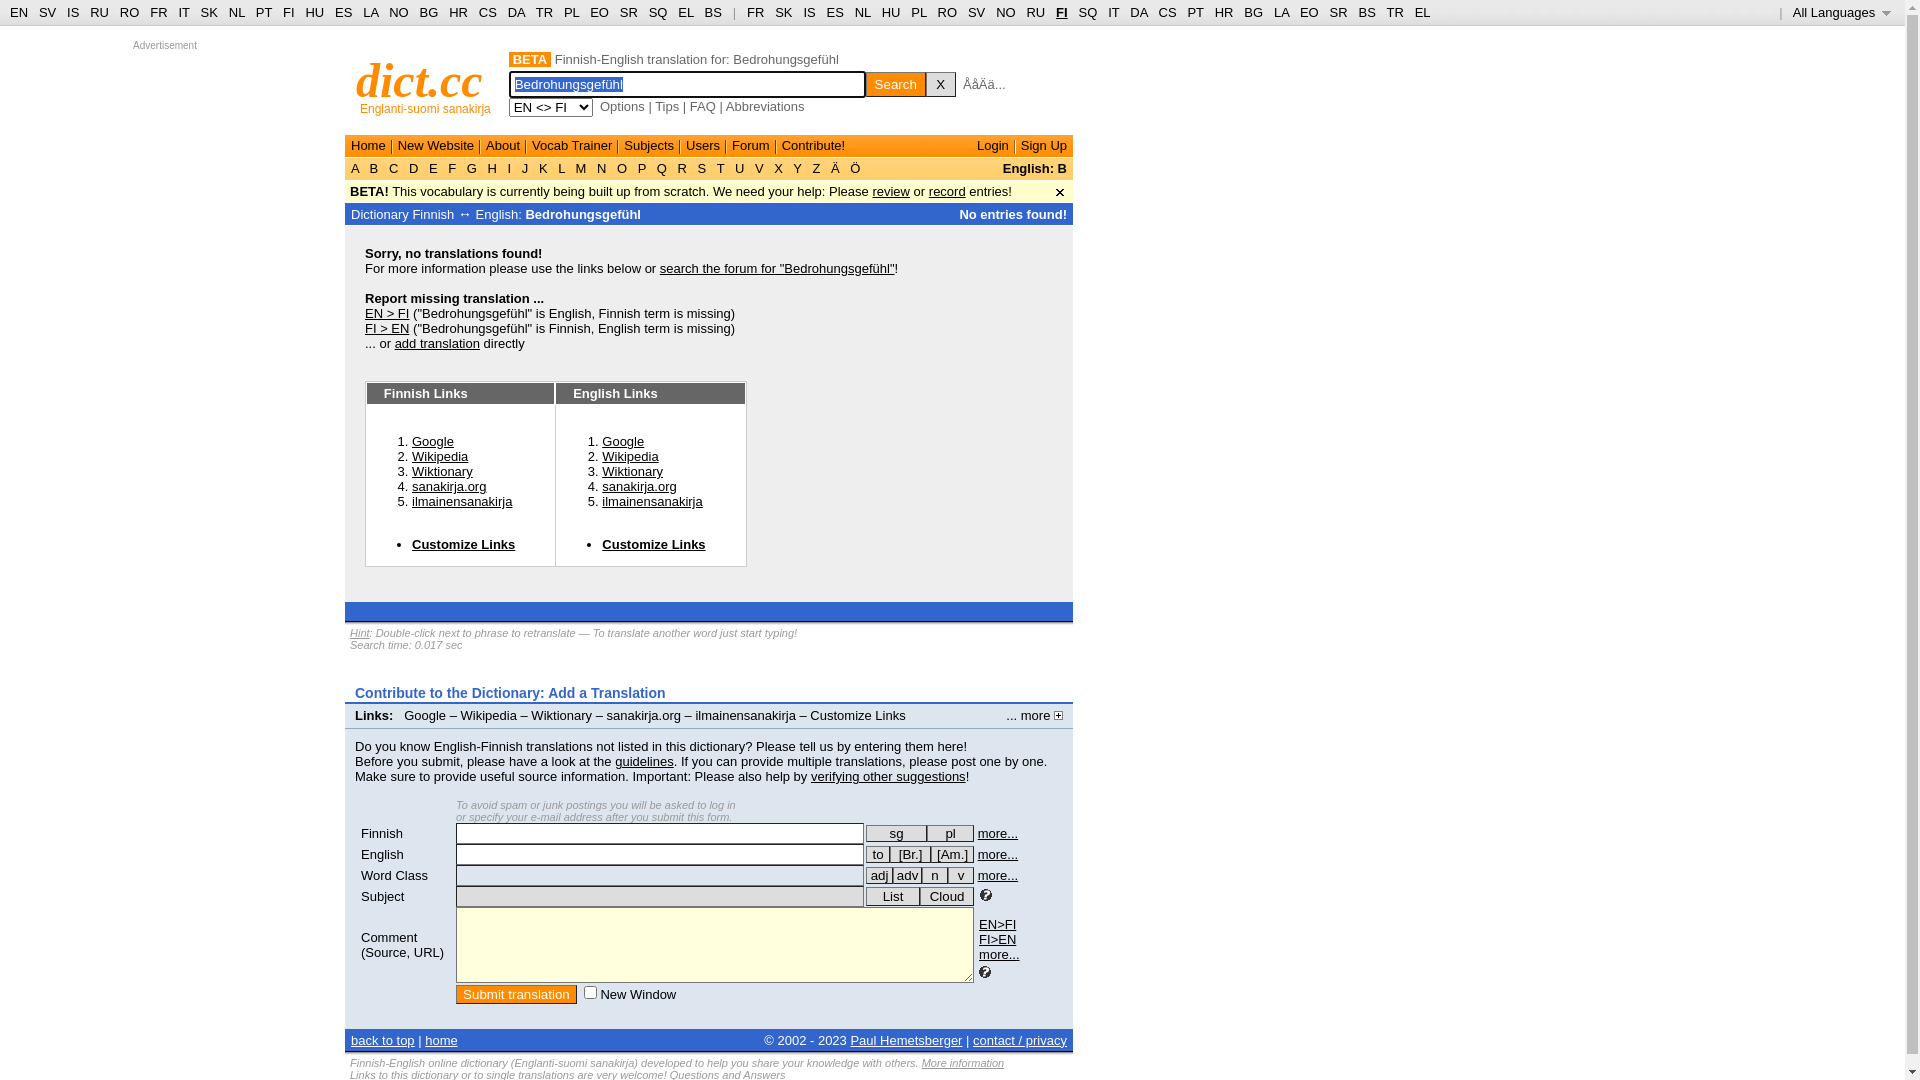 The height and width of the screenshot is (1080, 1920). Describe the element at coordinates (754, 12) in the screenshot. I see `'FR'` at that location.